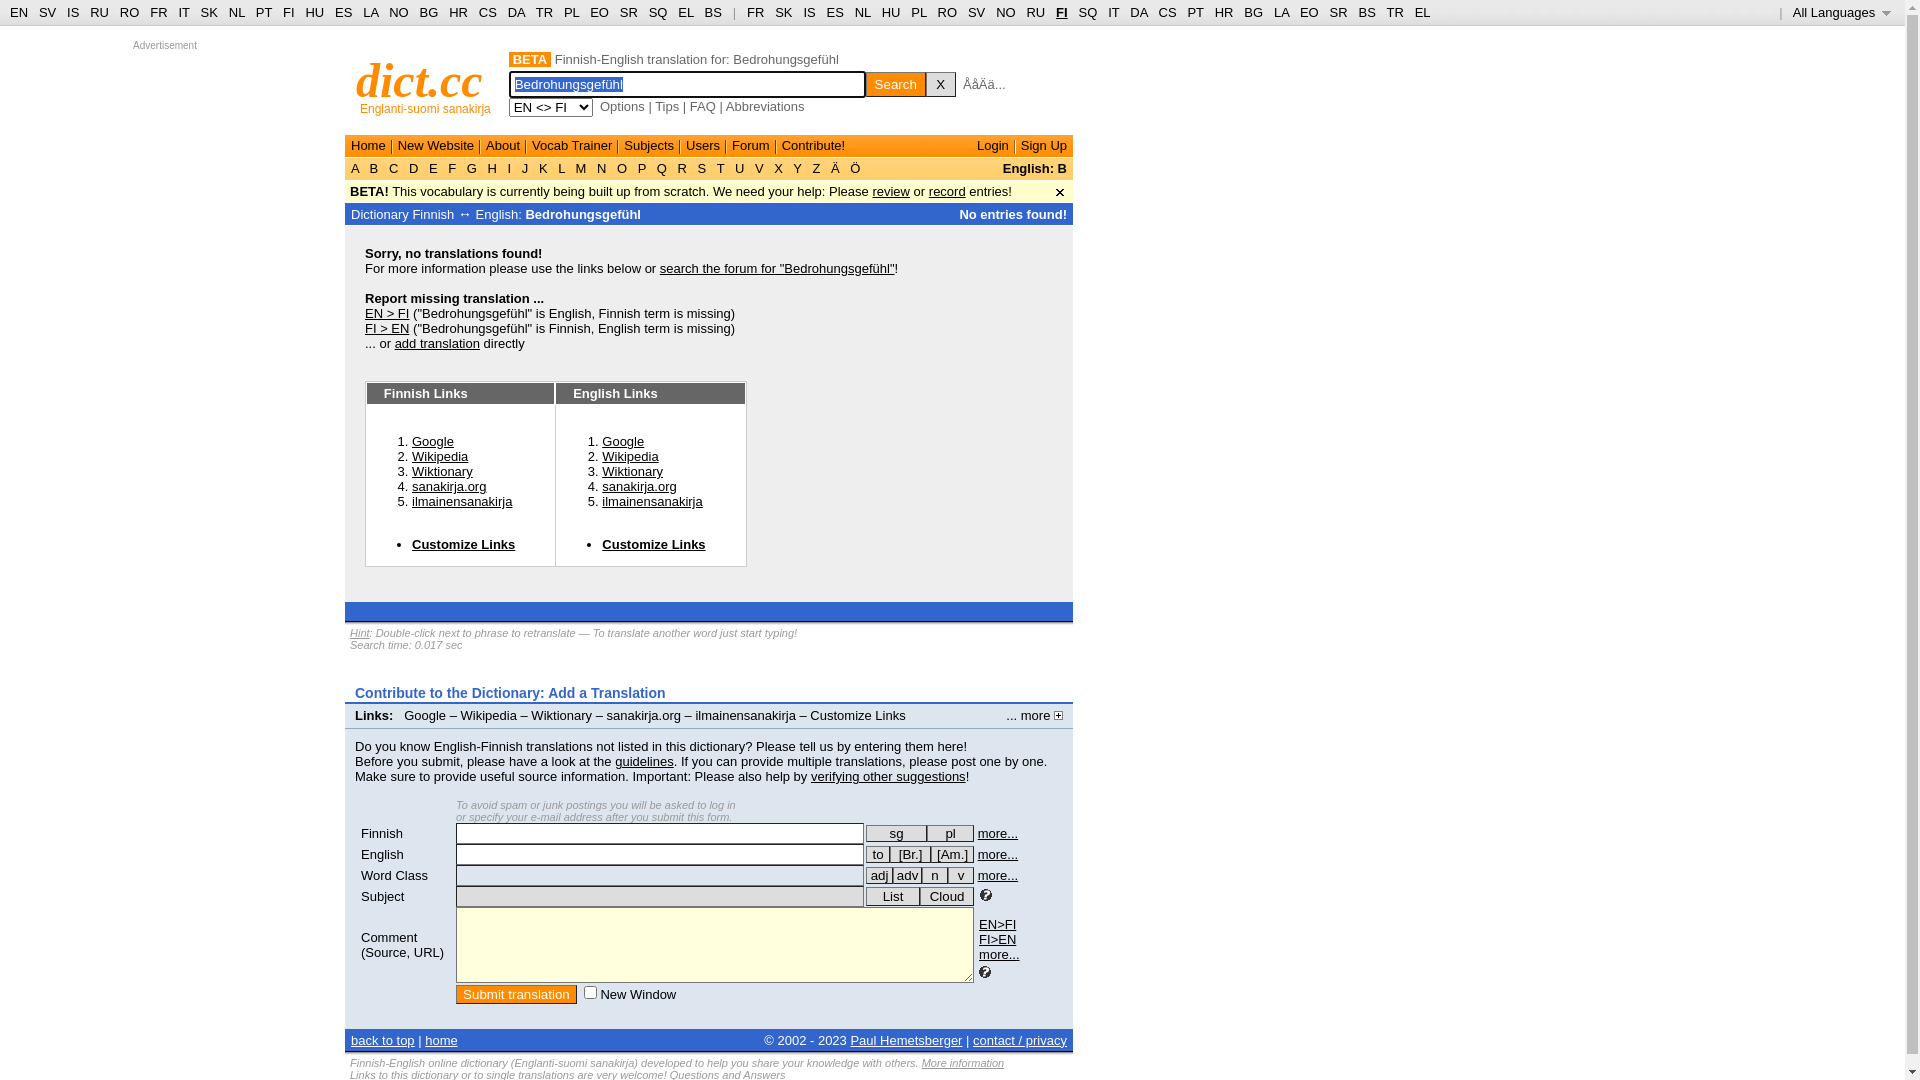 The height and width of the screenshot is (1080, 1920). Describe the element at coordinates (754, 12) in the screenshot. I see `'FR'` at that location.